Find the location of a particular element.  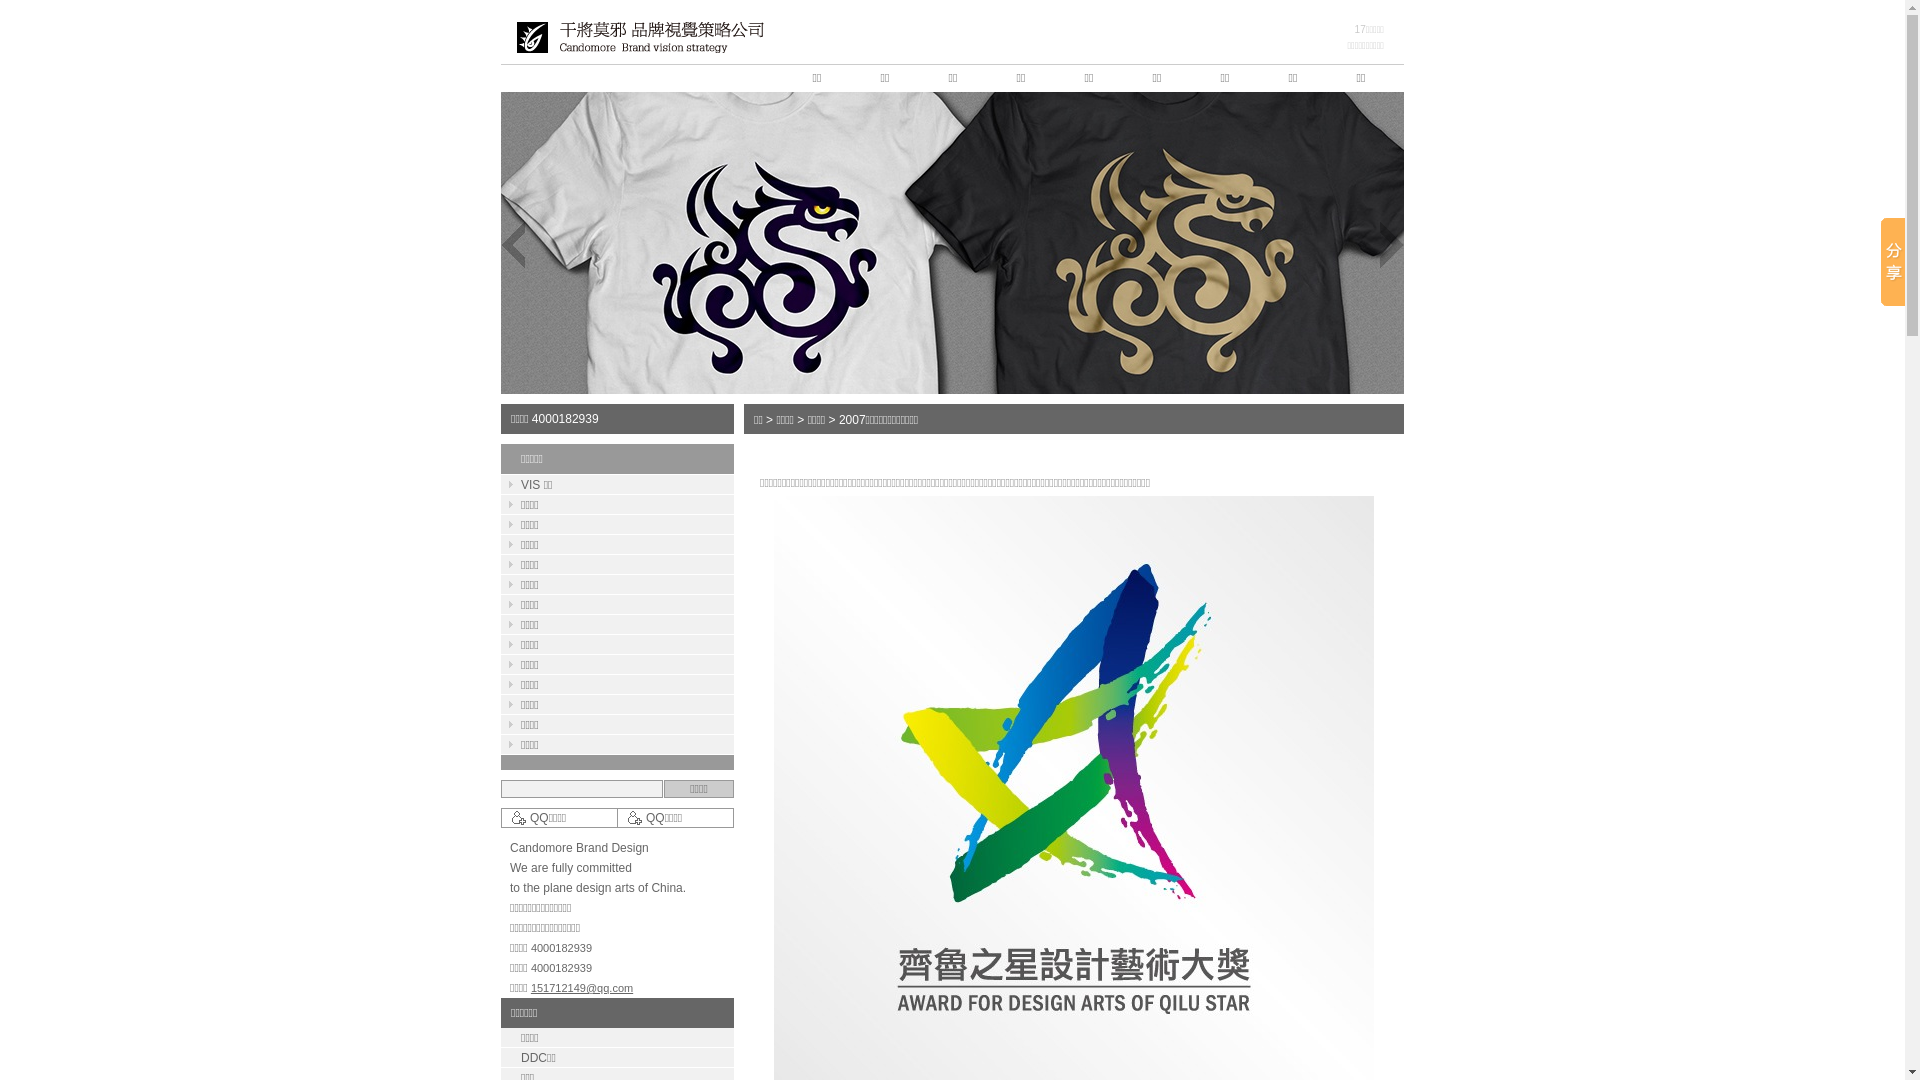

'151712149@qq.com' is located at coordinates (580, 986).